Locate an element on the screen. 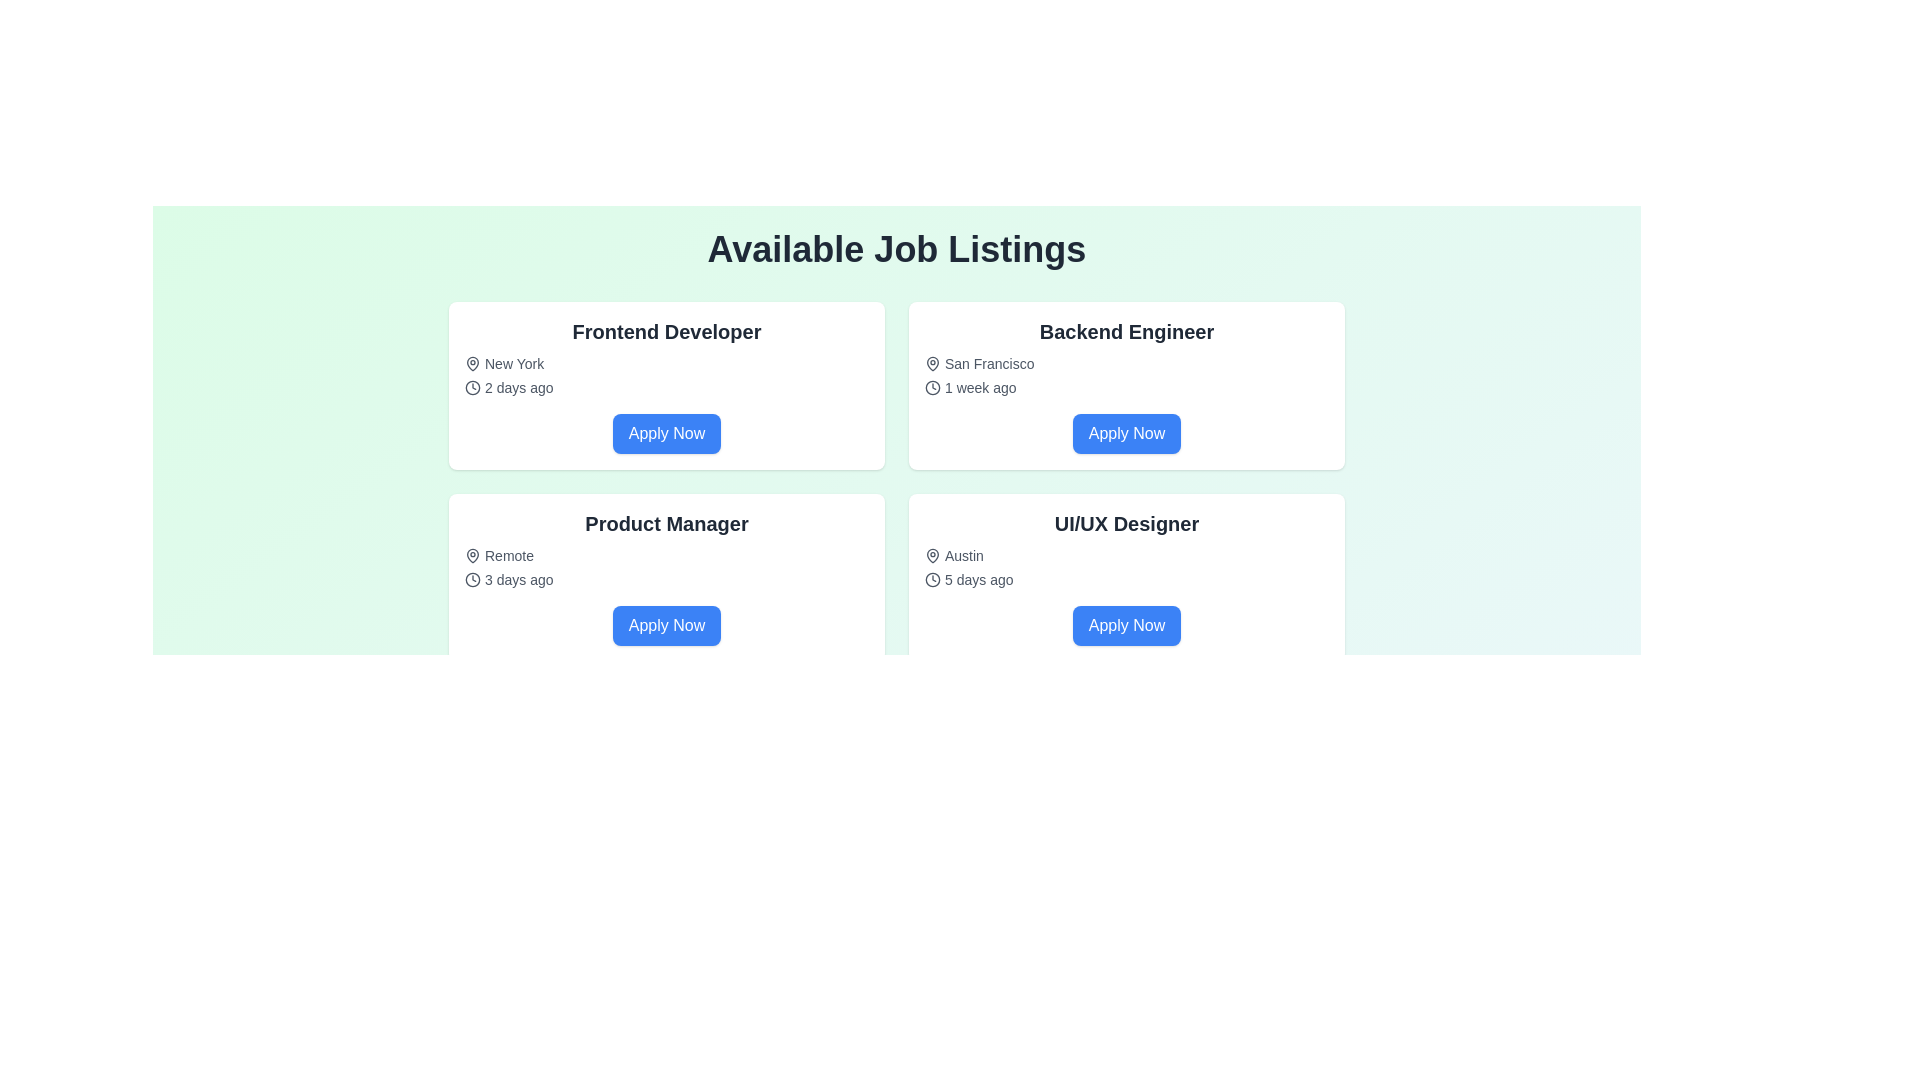 This screenshot has width=1920, height=1080. the geographic context icon located above the 'San Francisco' text in the Backend Engineer job listing card is located at coordinates (931, 362).